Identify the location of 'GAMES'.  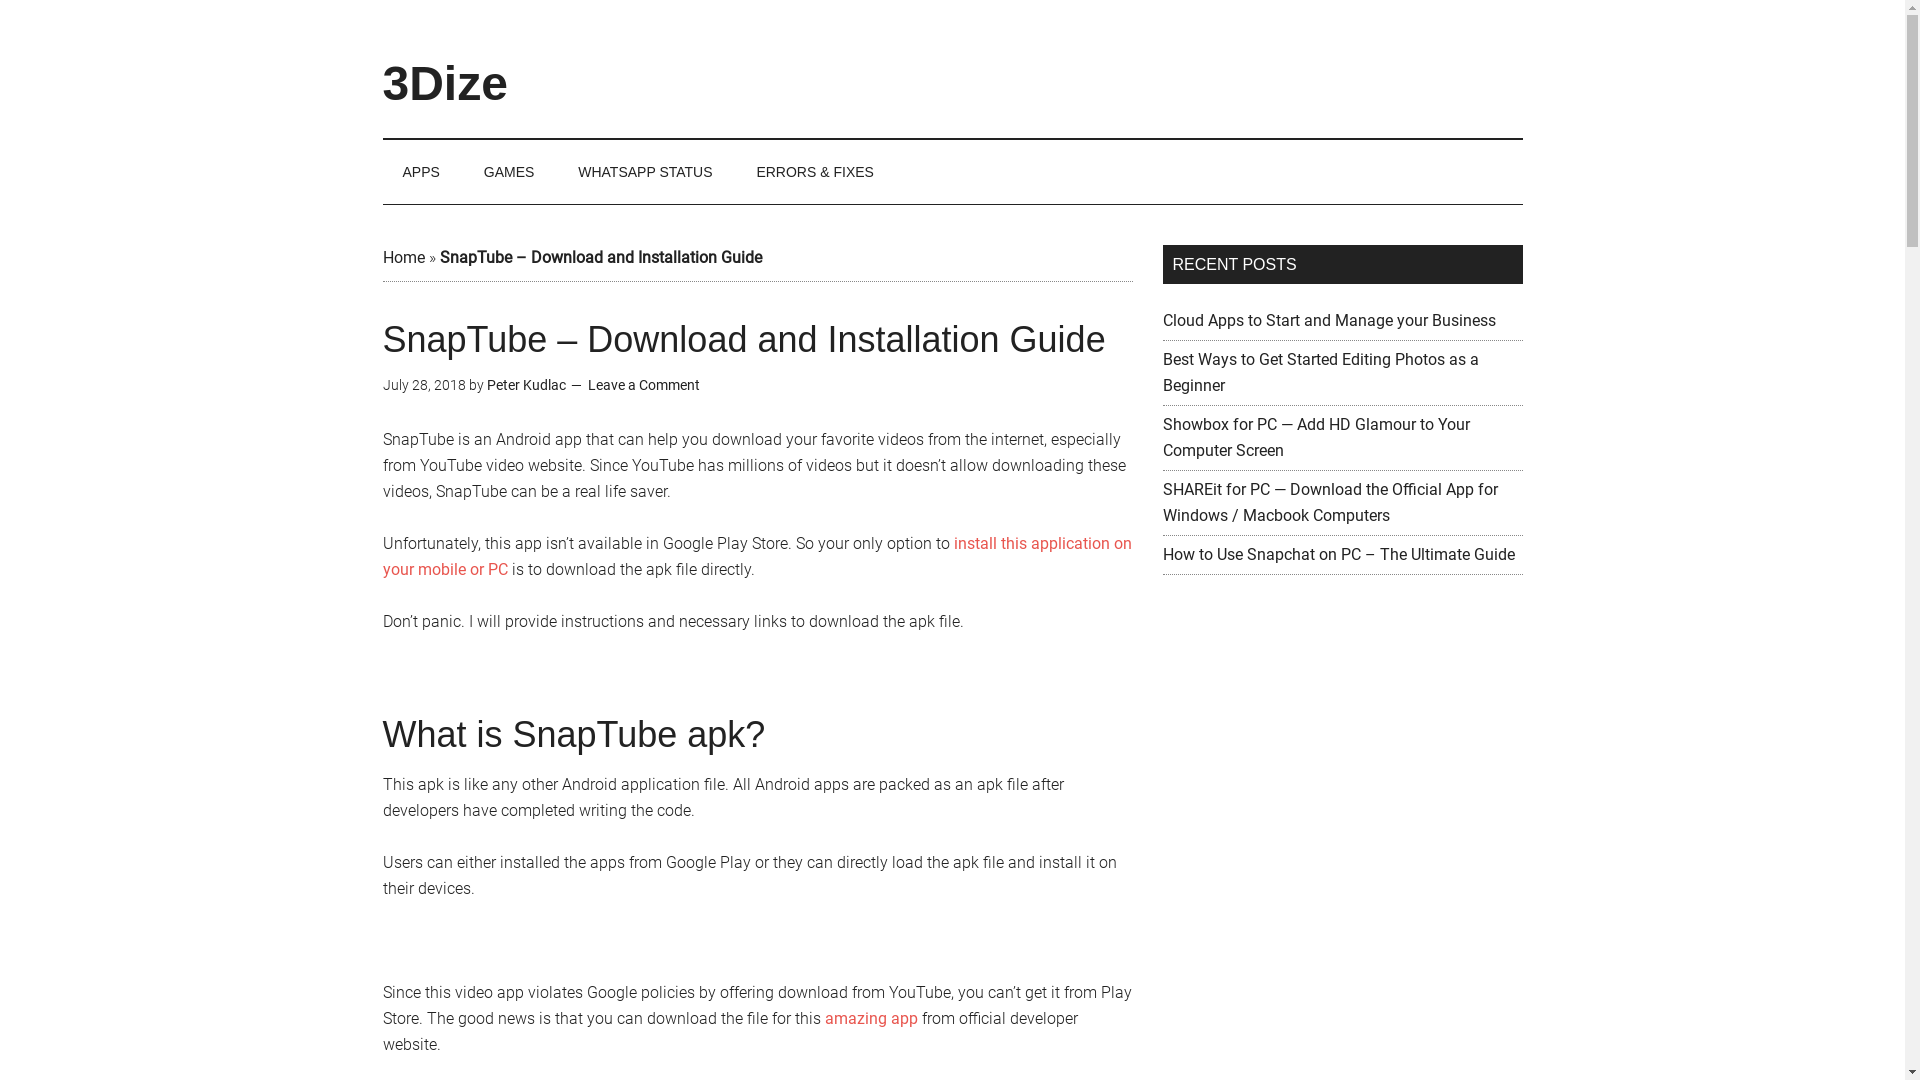
(509, 171).